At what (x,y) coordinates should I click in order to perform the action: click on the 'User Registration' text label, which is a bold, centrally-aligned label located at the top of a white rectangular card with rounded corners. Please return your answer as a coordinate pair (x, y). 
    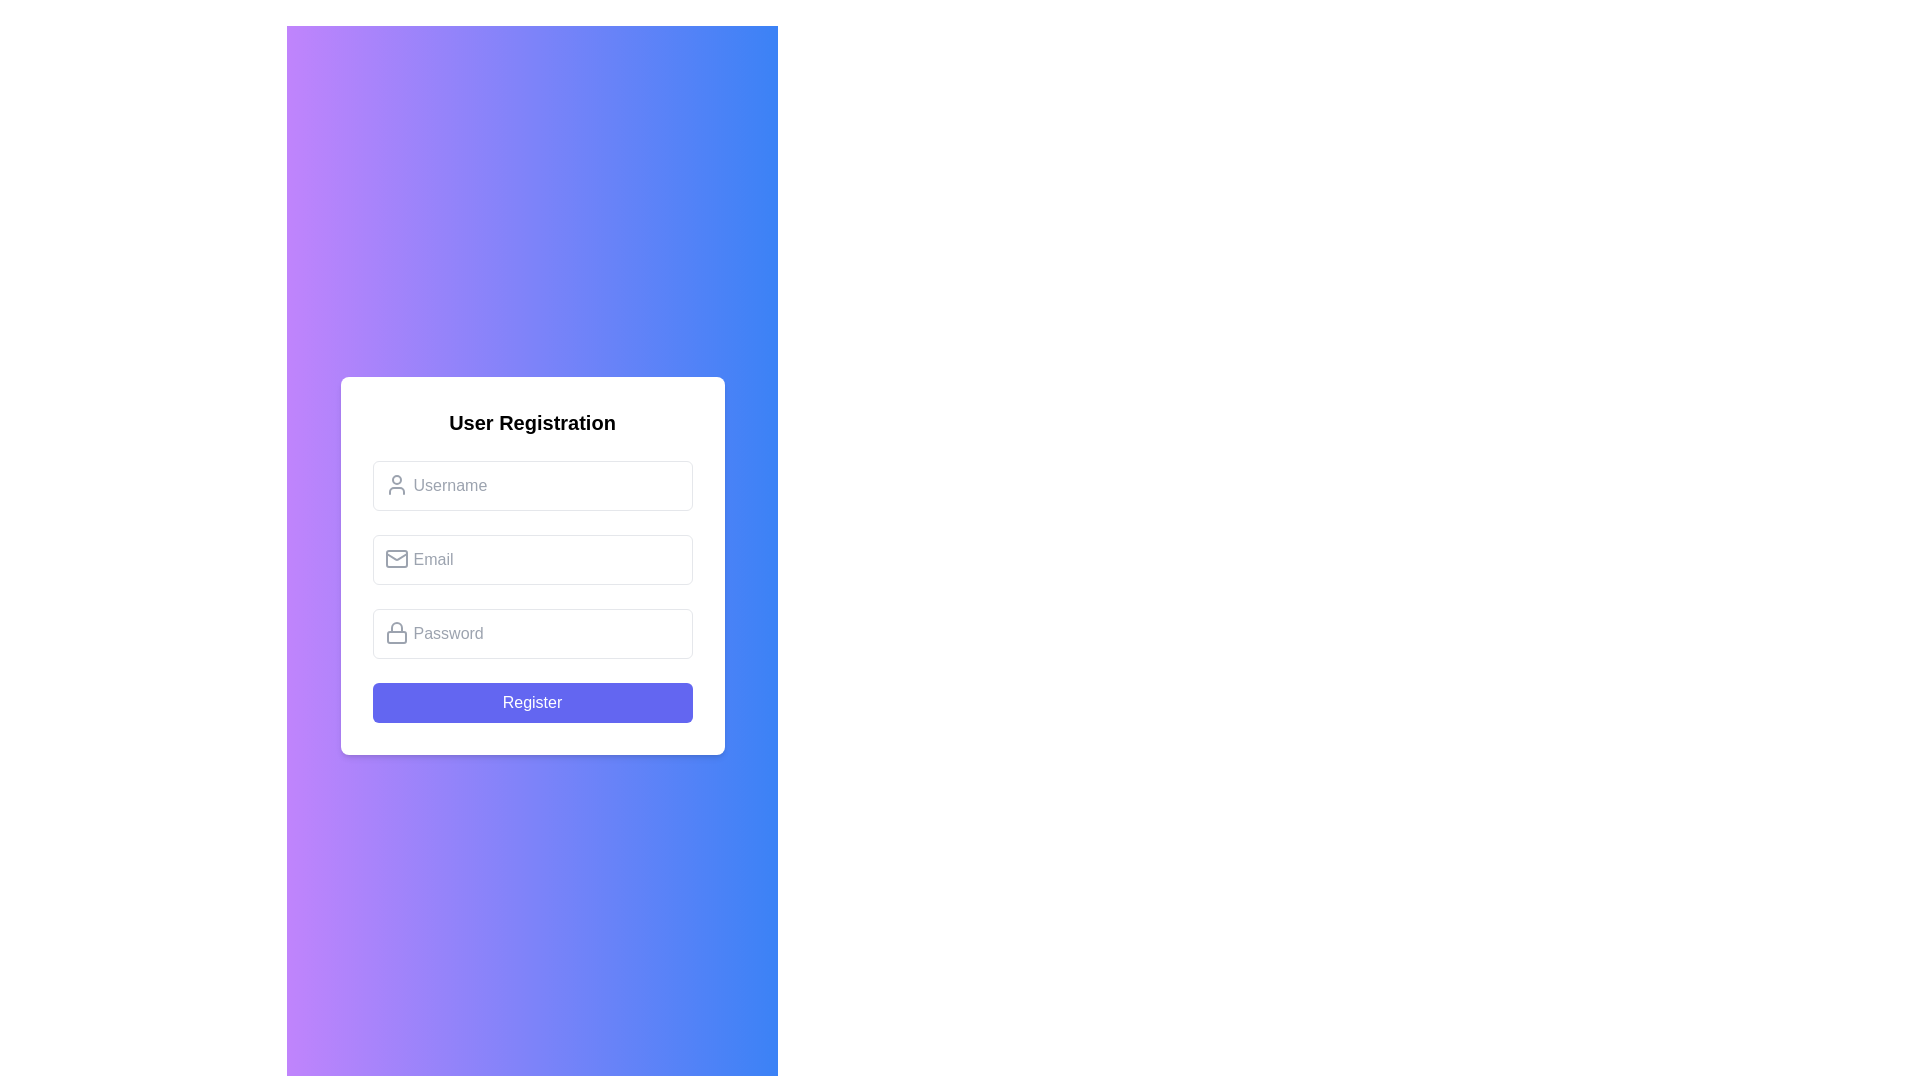
    Looking at the image, I should click on (532, 422).